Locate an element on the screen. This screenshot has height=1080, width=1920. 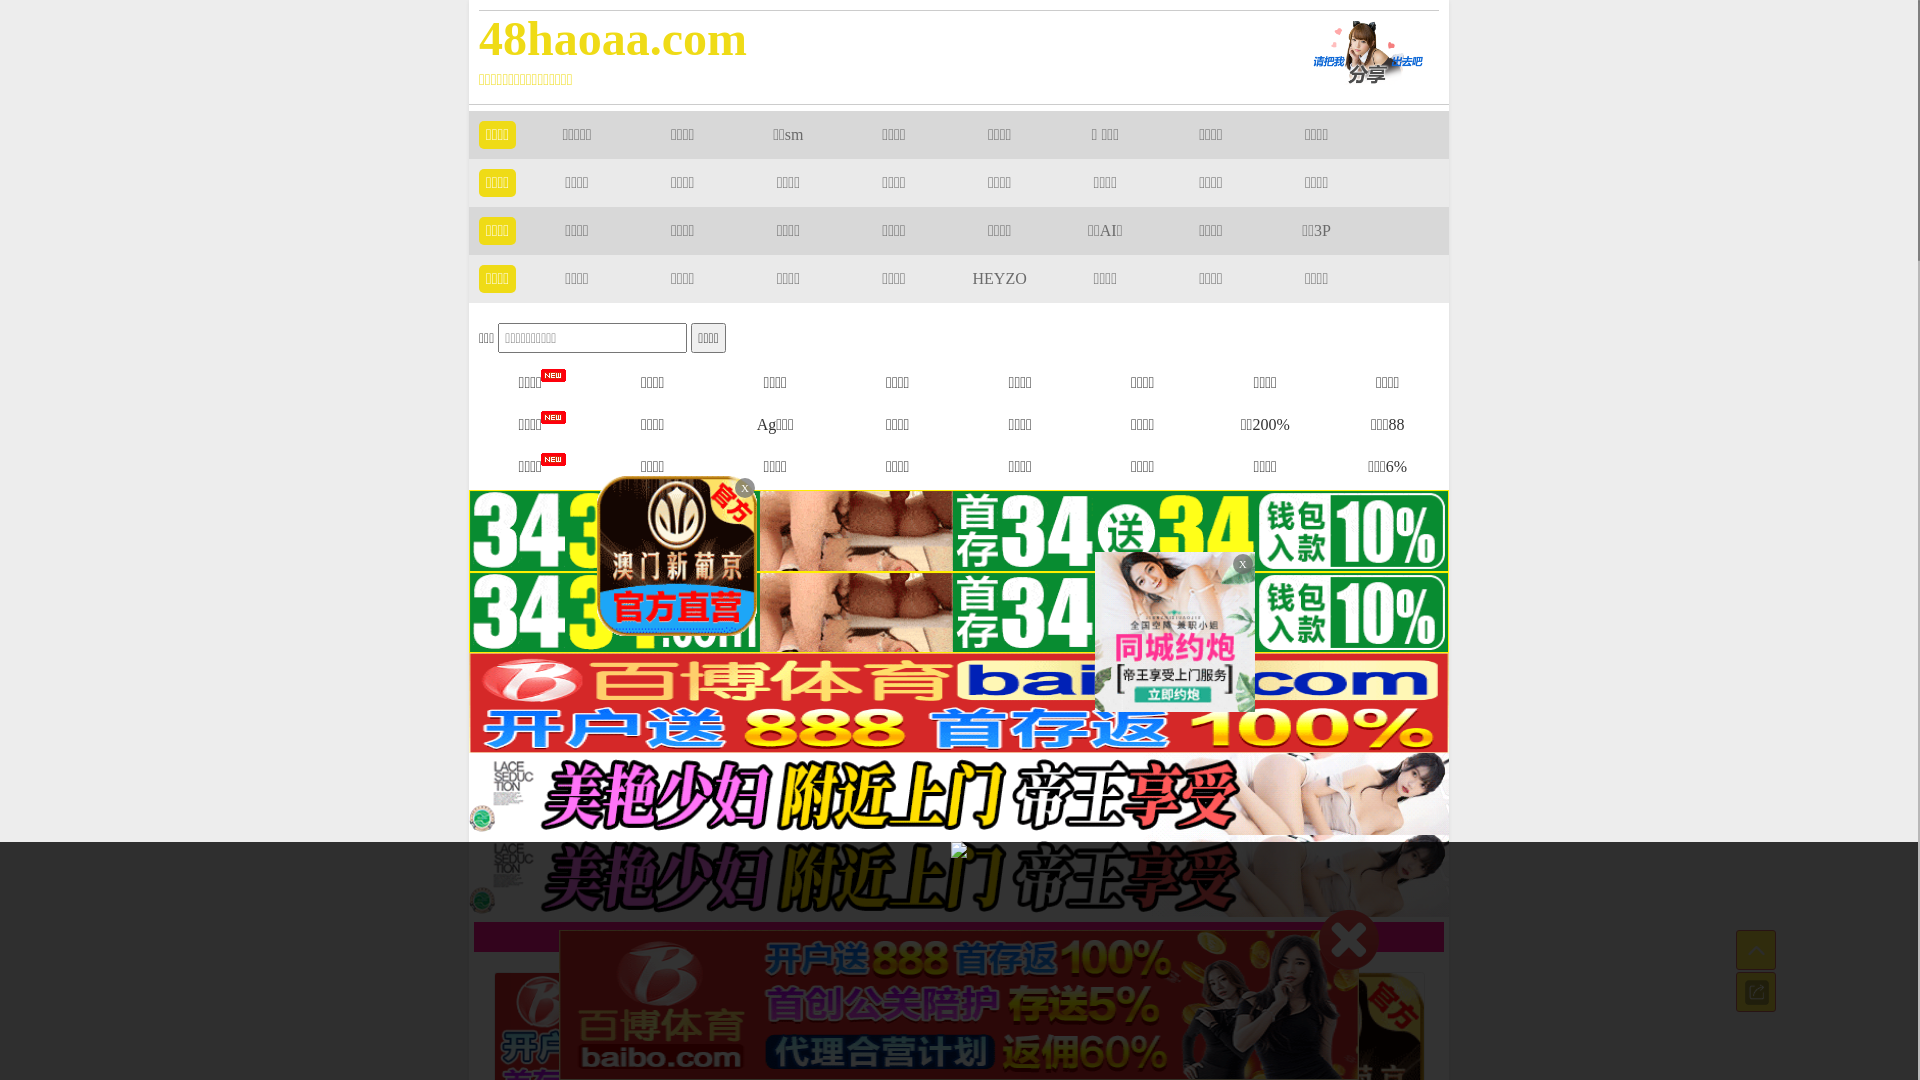
'HEYZO' is located at coordinates (973, 278).